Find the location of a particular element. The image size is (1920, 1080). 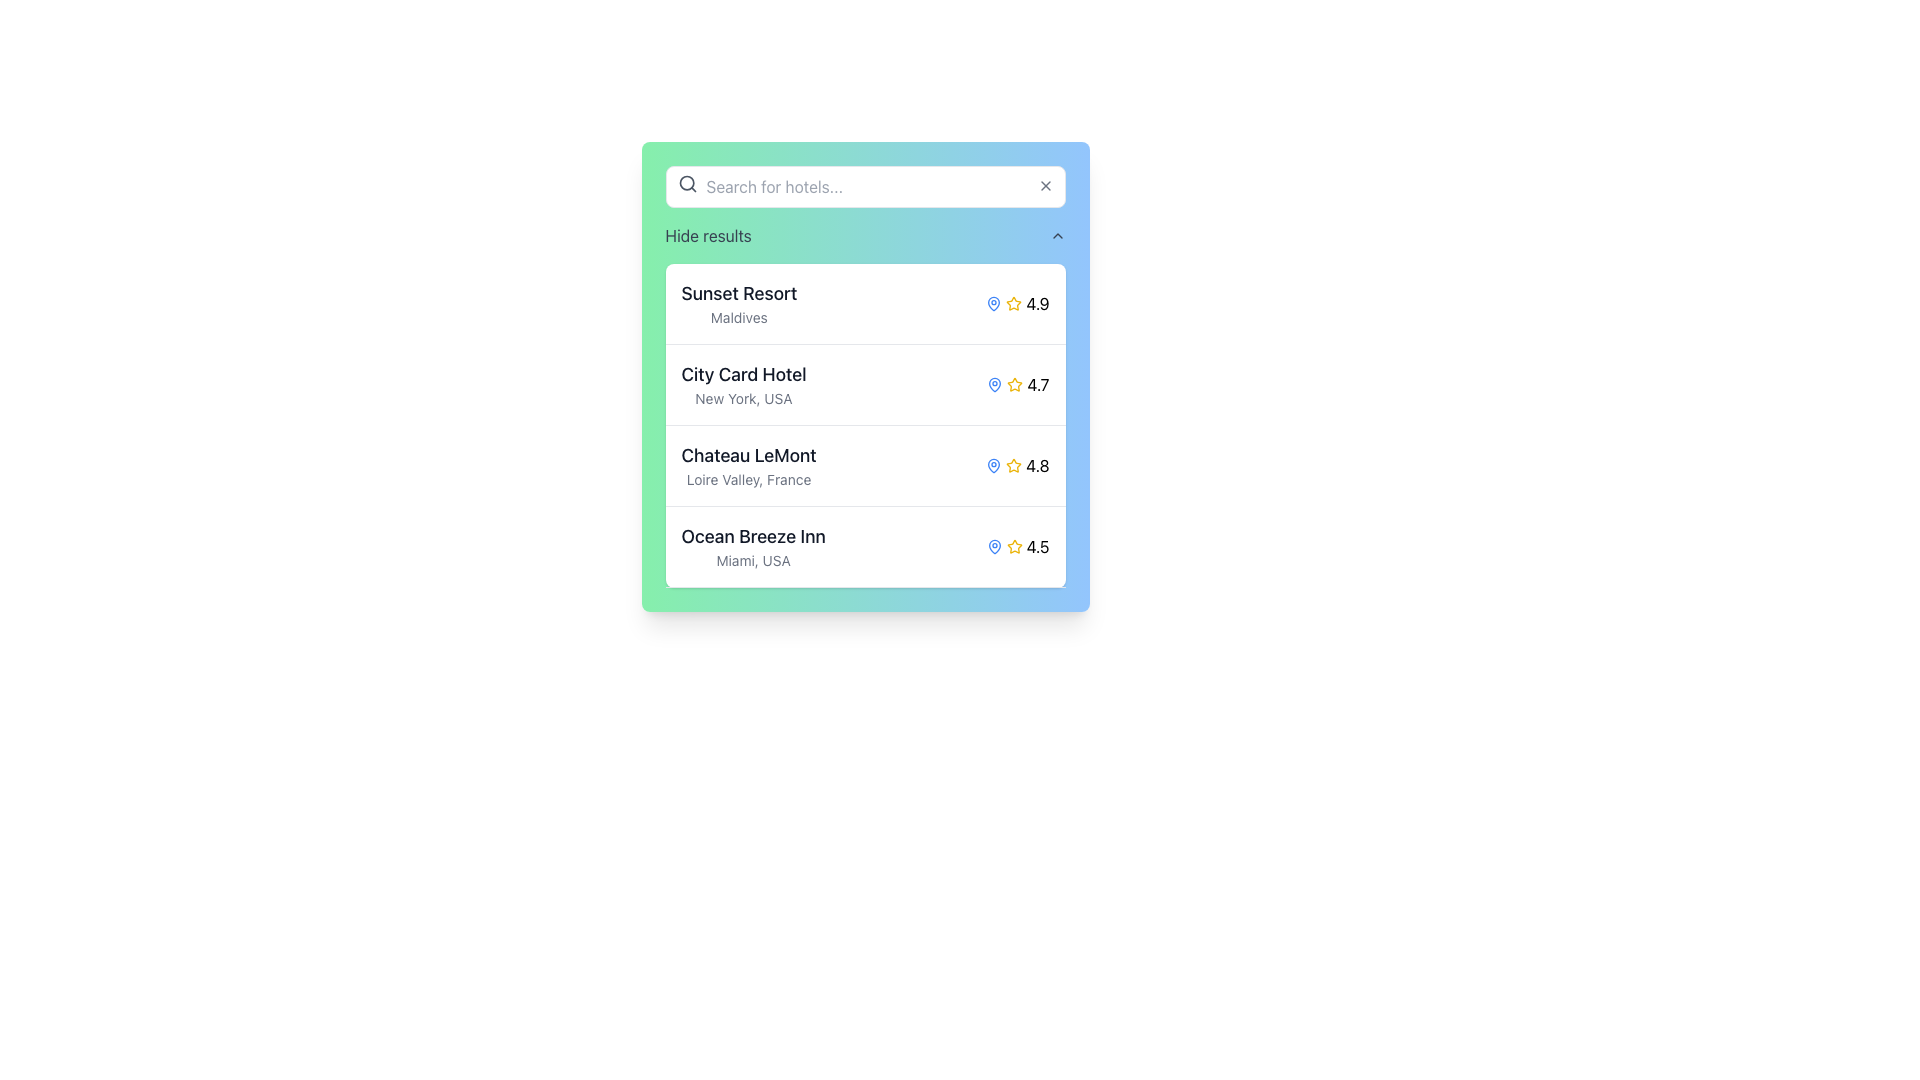

the pin icon located to the left of the rating score '4.8' for the entry 'Chateau LeMont, Loire Valley, France.' is located at coordinates (994, 466).